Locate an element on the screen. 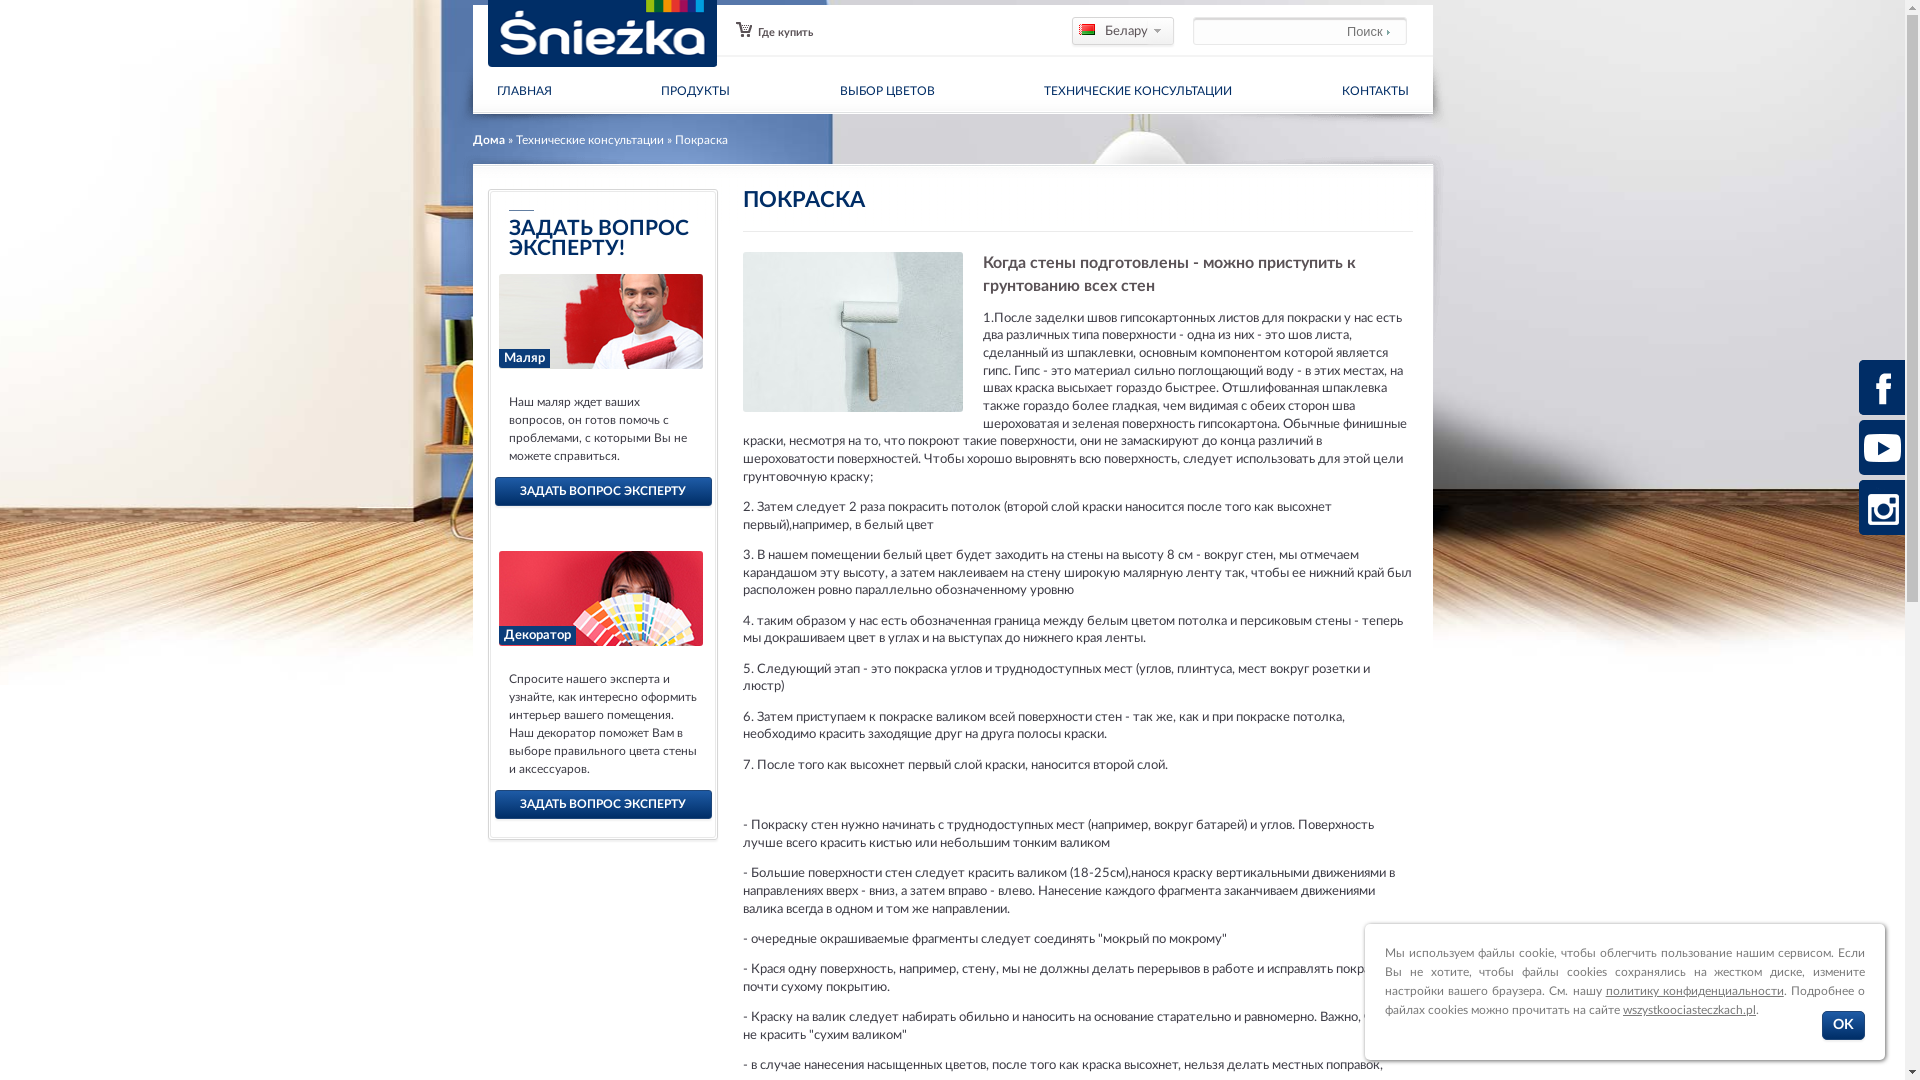  'wszystkoociasteczkach.pl' is located at coordinates (1688, 1010).